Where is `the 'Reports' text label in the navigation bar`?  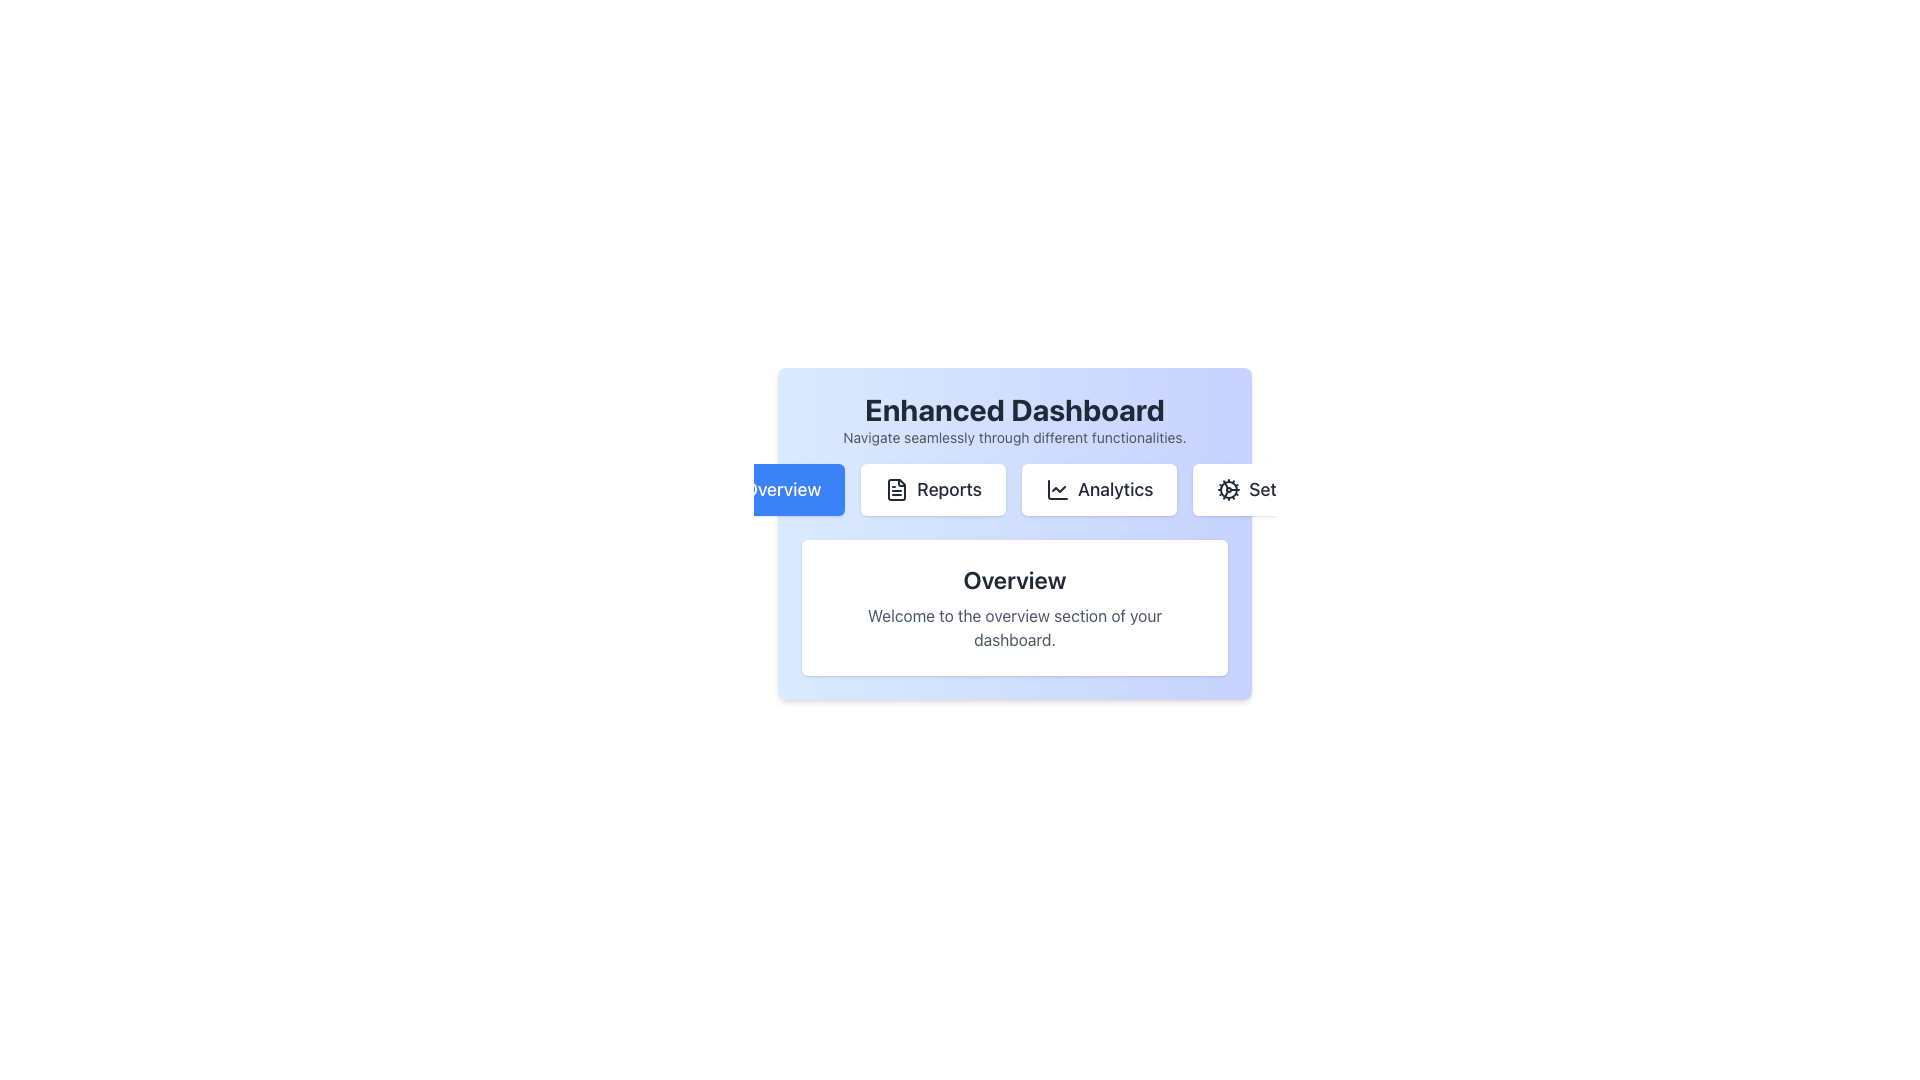
the 'Reports' text label in the navigation bar is located at coordinates (948, 489).